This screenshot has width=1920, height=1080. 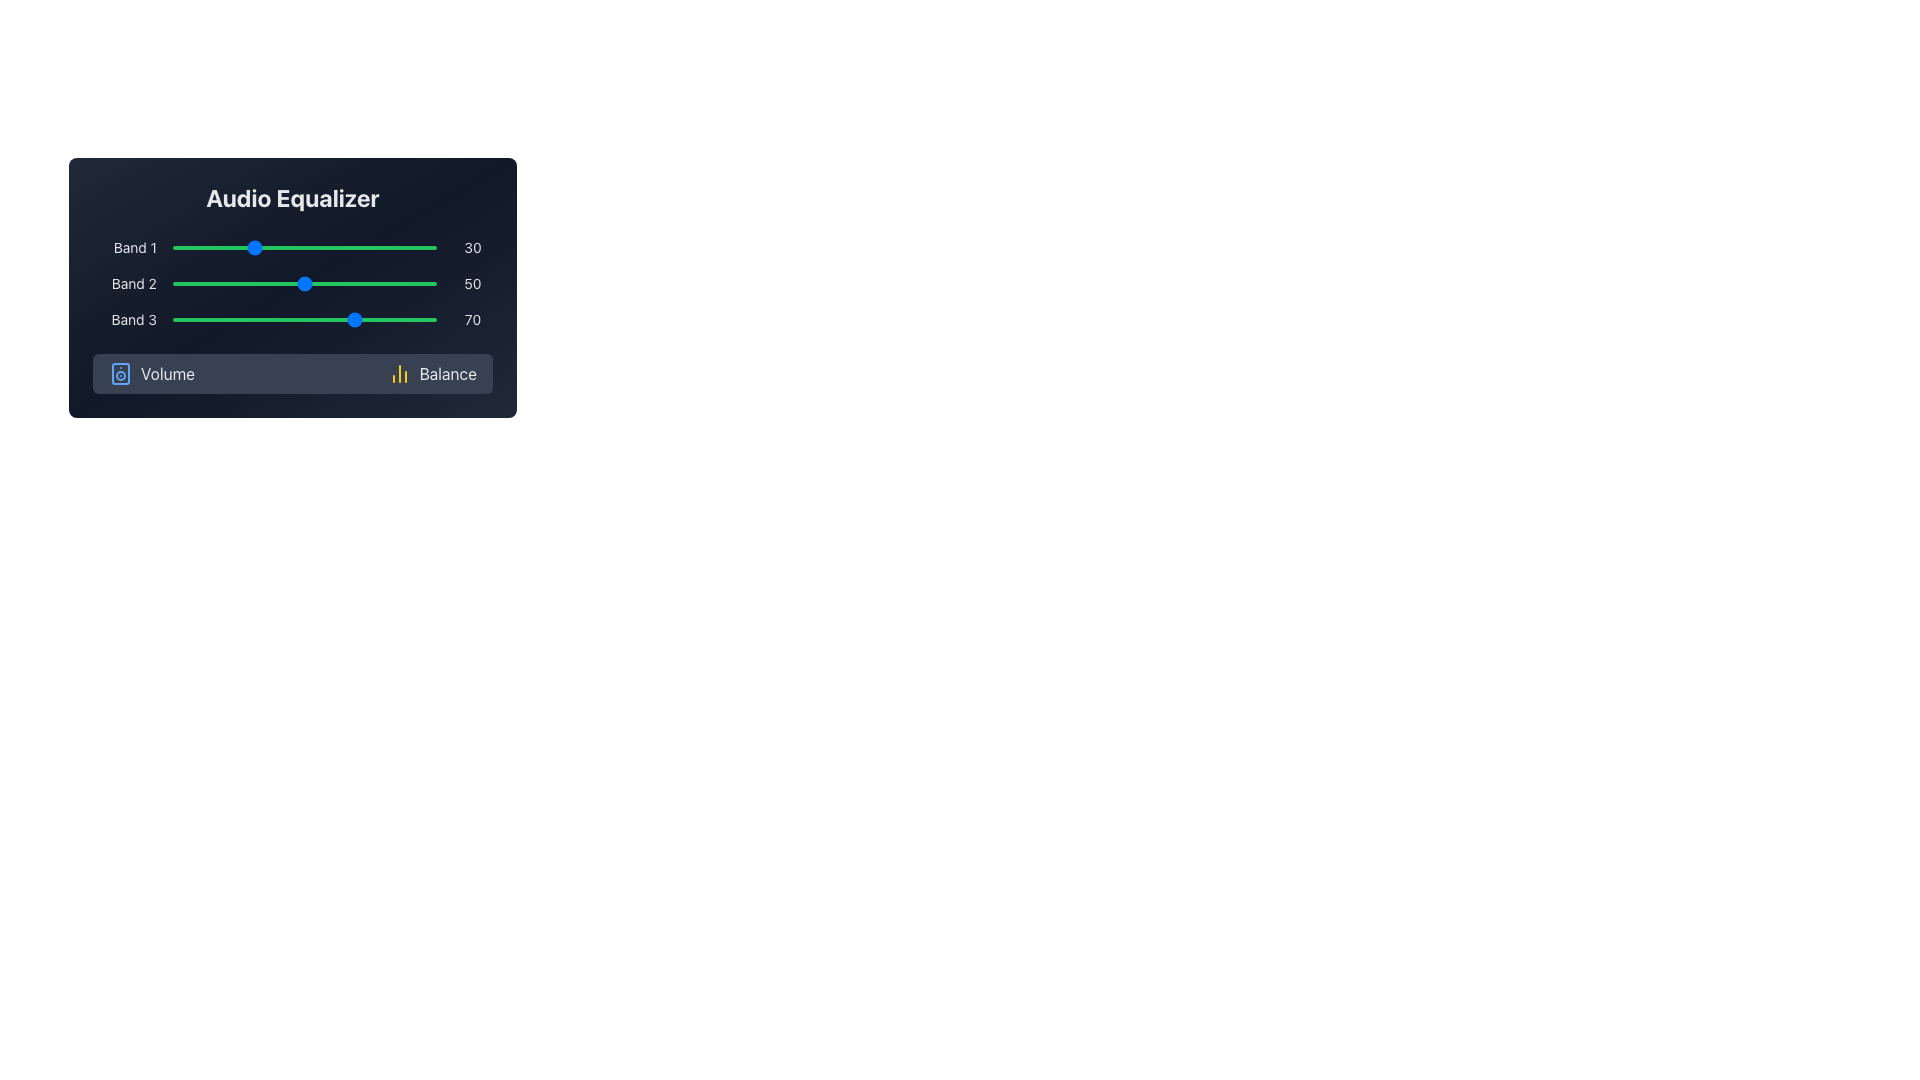 What do you see at coordinates (123, 284) in the screenshot?
I see `the static text label reading 'Band 2' located to the left of the slider in the audio equalizer interface` at bounding box center [123, 284].